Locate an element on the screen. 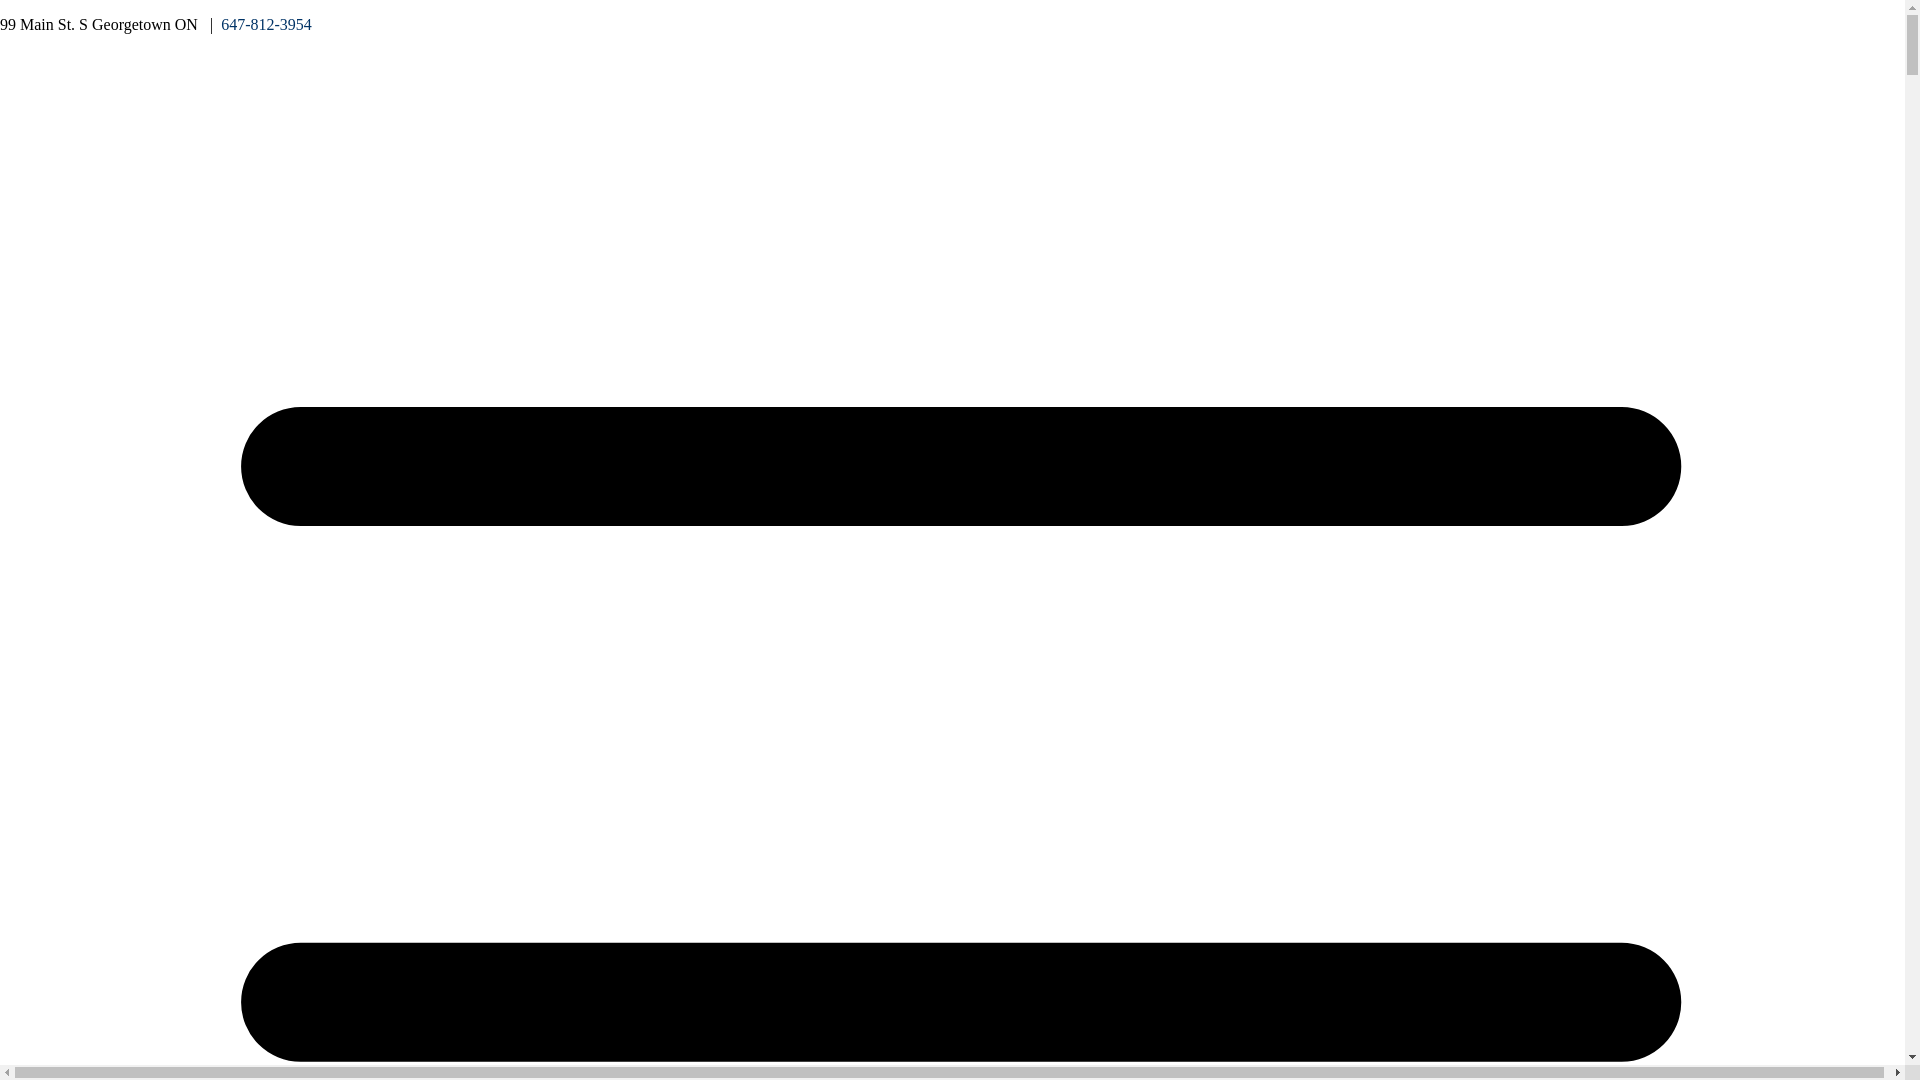 The image size is (1920, 1080). '647-812-3954' is located at coordinates (265, 24).